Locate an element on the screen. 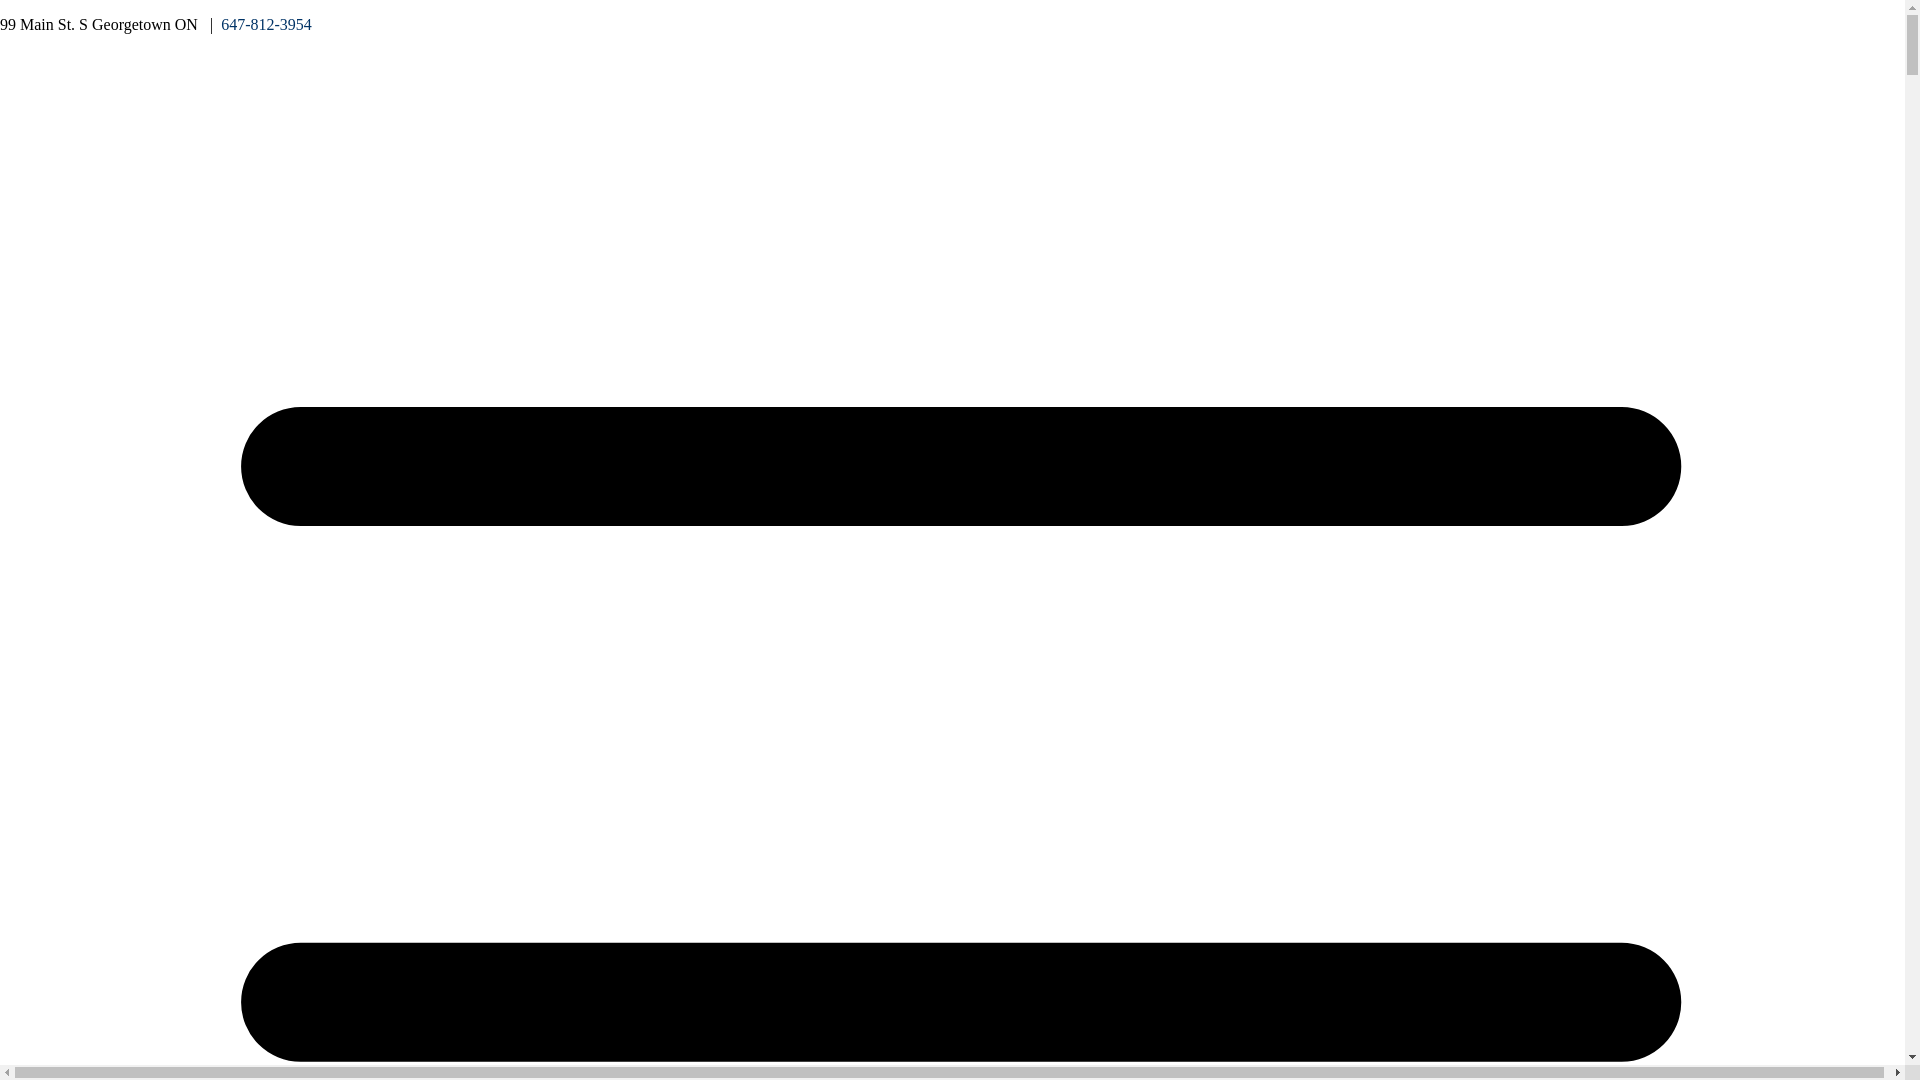 The image size is (1920, 1080). '647-812-3954' is located at coordinates (265, 24).